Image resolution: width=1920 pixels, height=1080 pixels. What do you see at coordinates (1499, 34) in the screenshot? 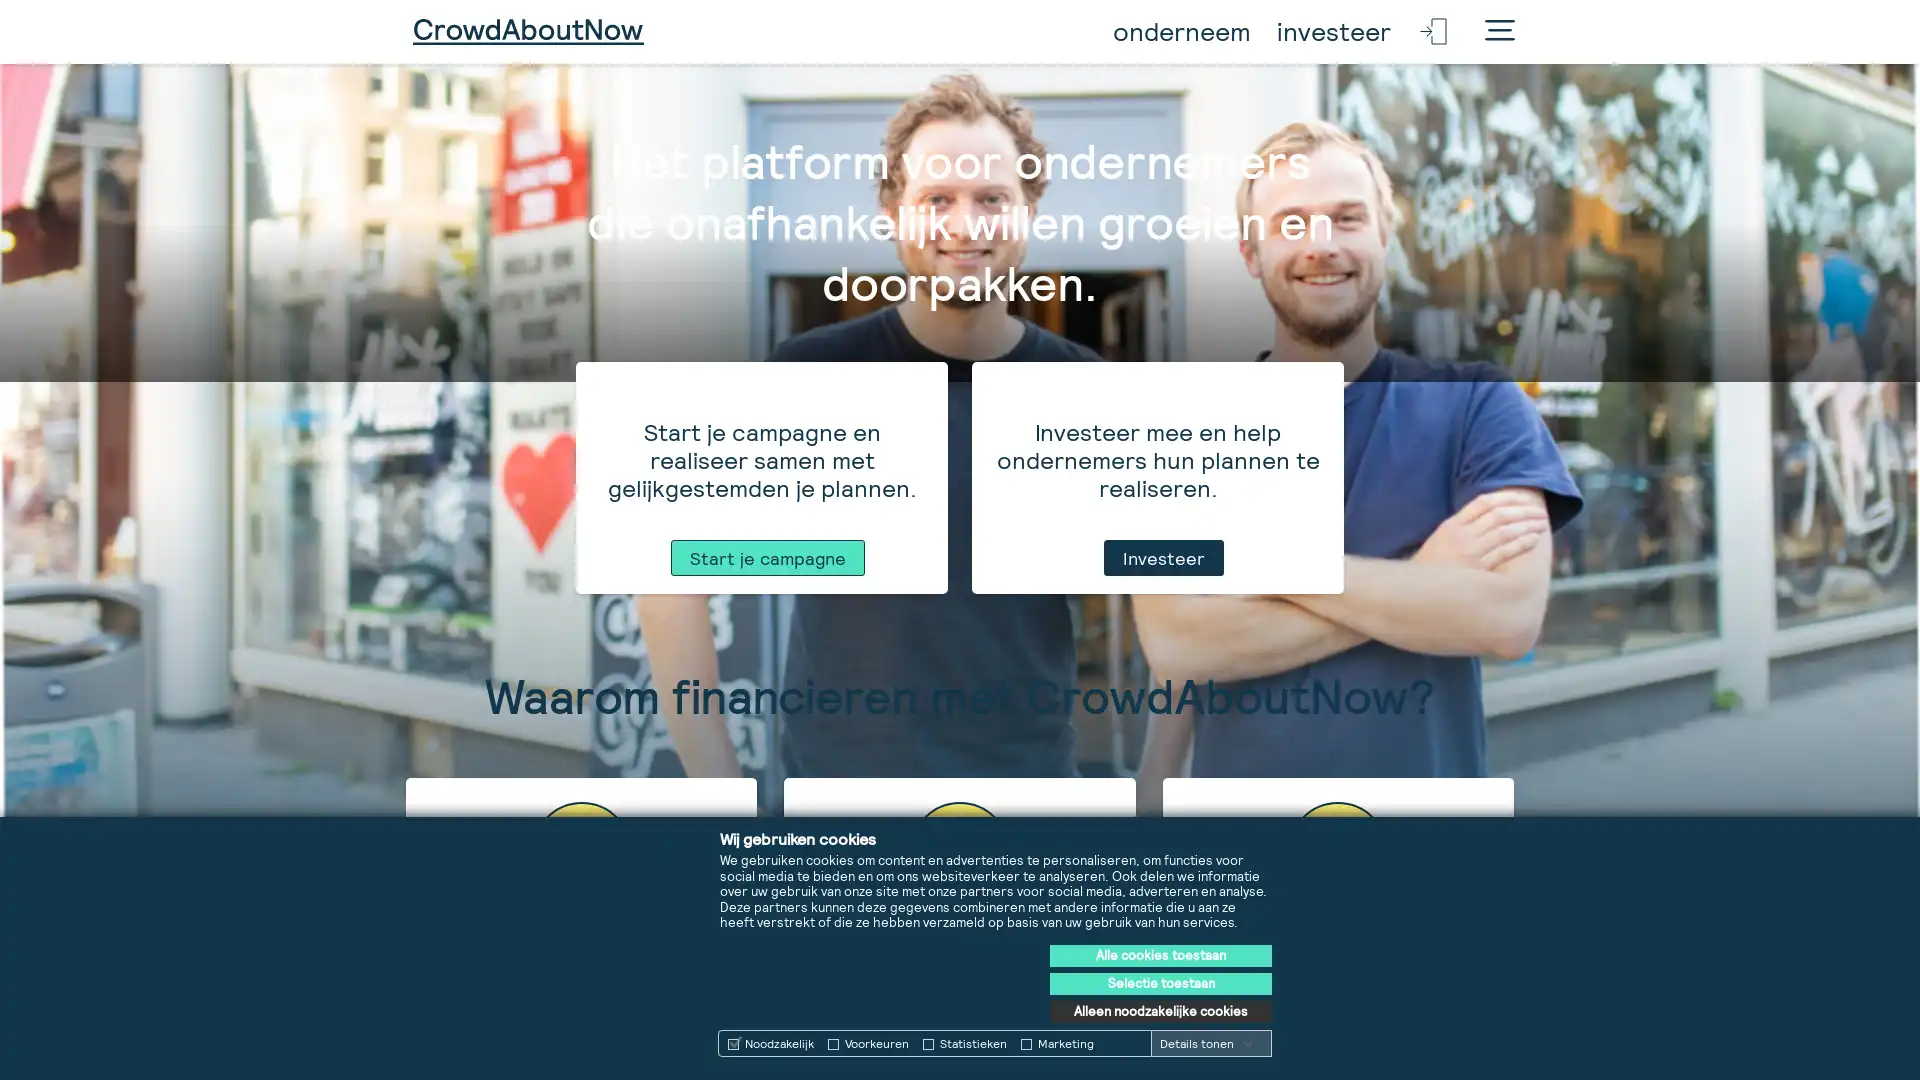
I see `Sluiten` at bounding box center [1499, 34].